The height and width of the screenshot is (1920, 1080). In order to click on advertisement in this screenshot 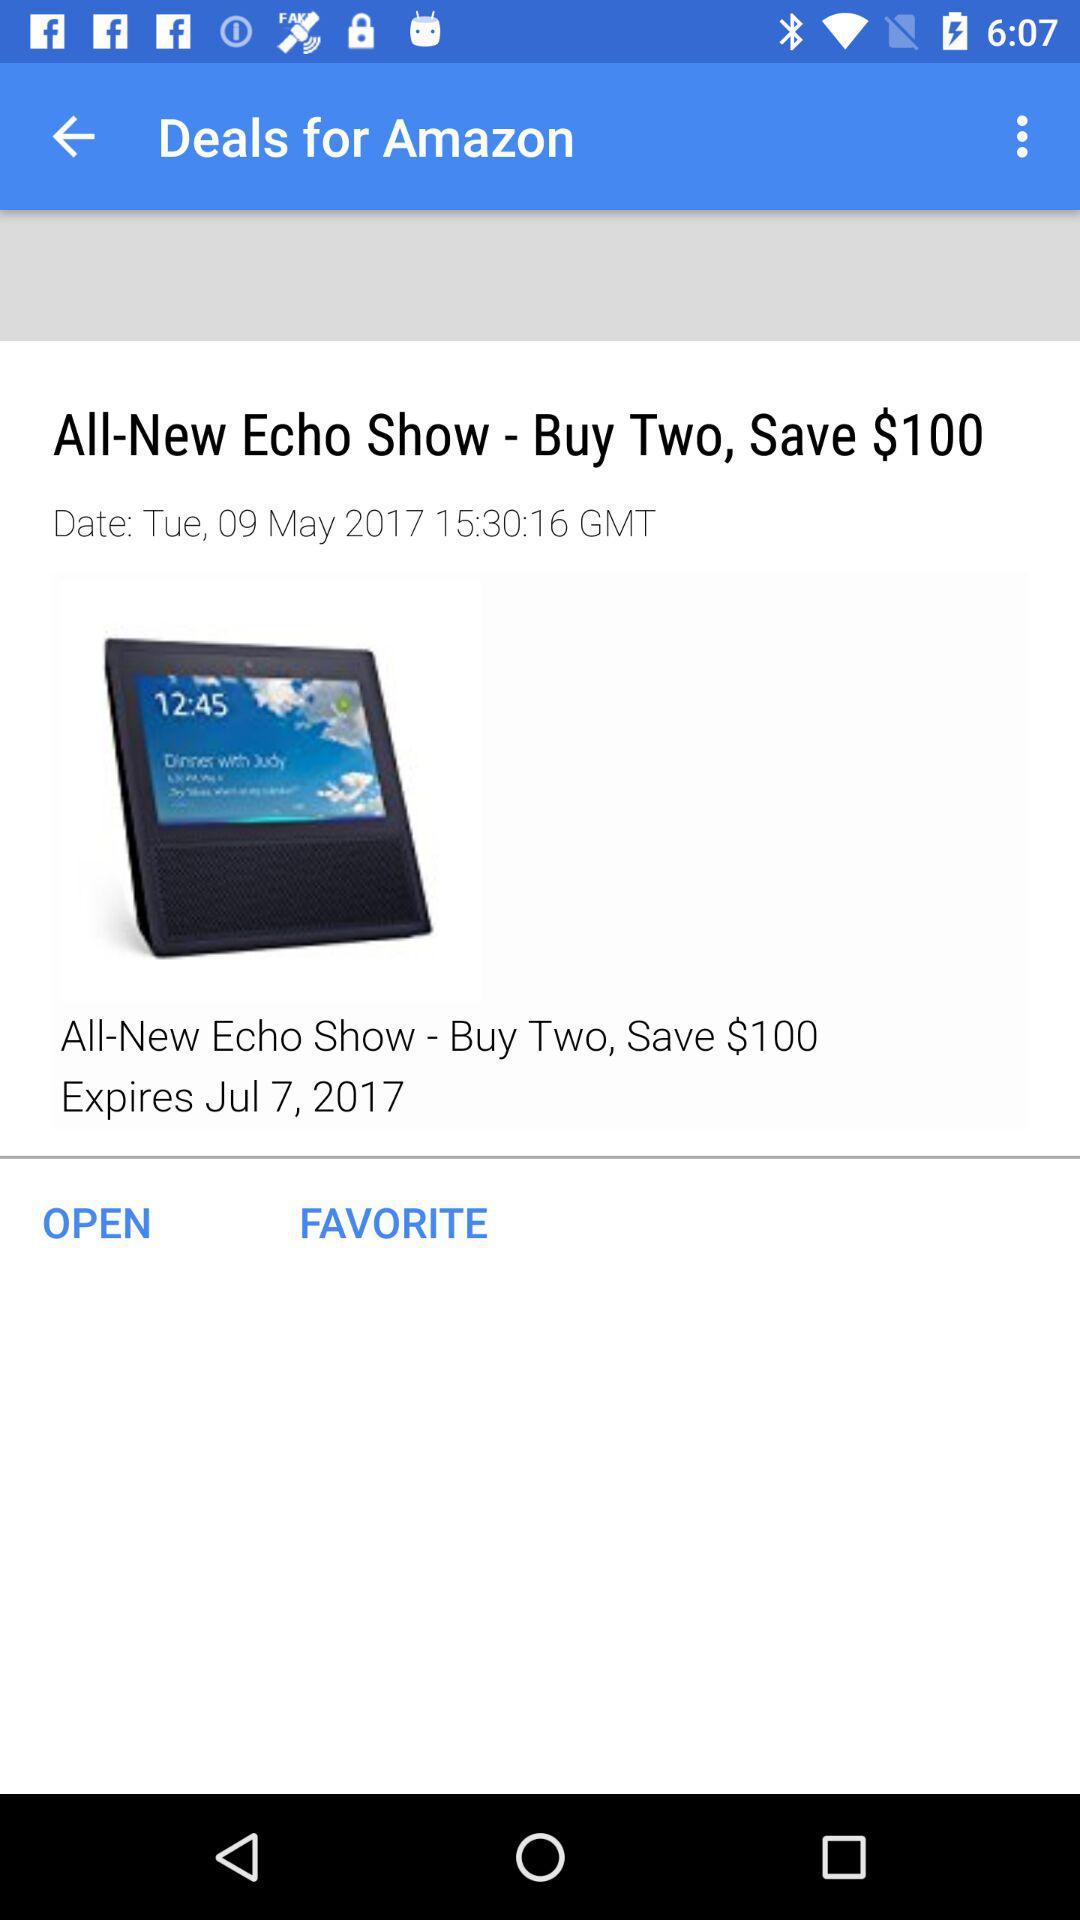, I will do `click(540, 851)`.